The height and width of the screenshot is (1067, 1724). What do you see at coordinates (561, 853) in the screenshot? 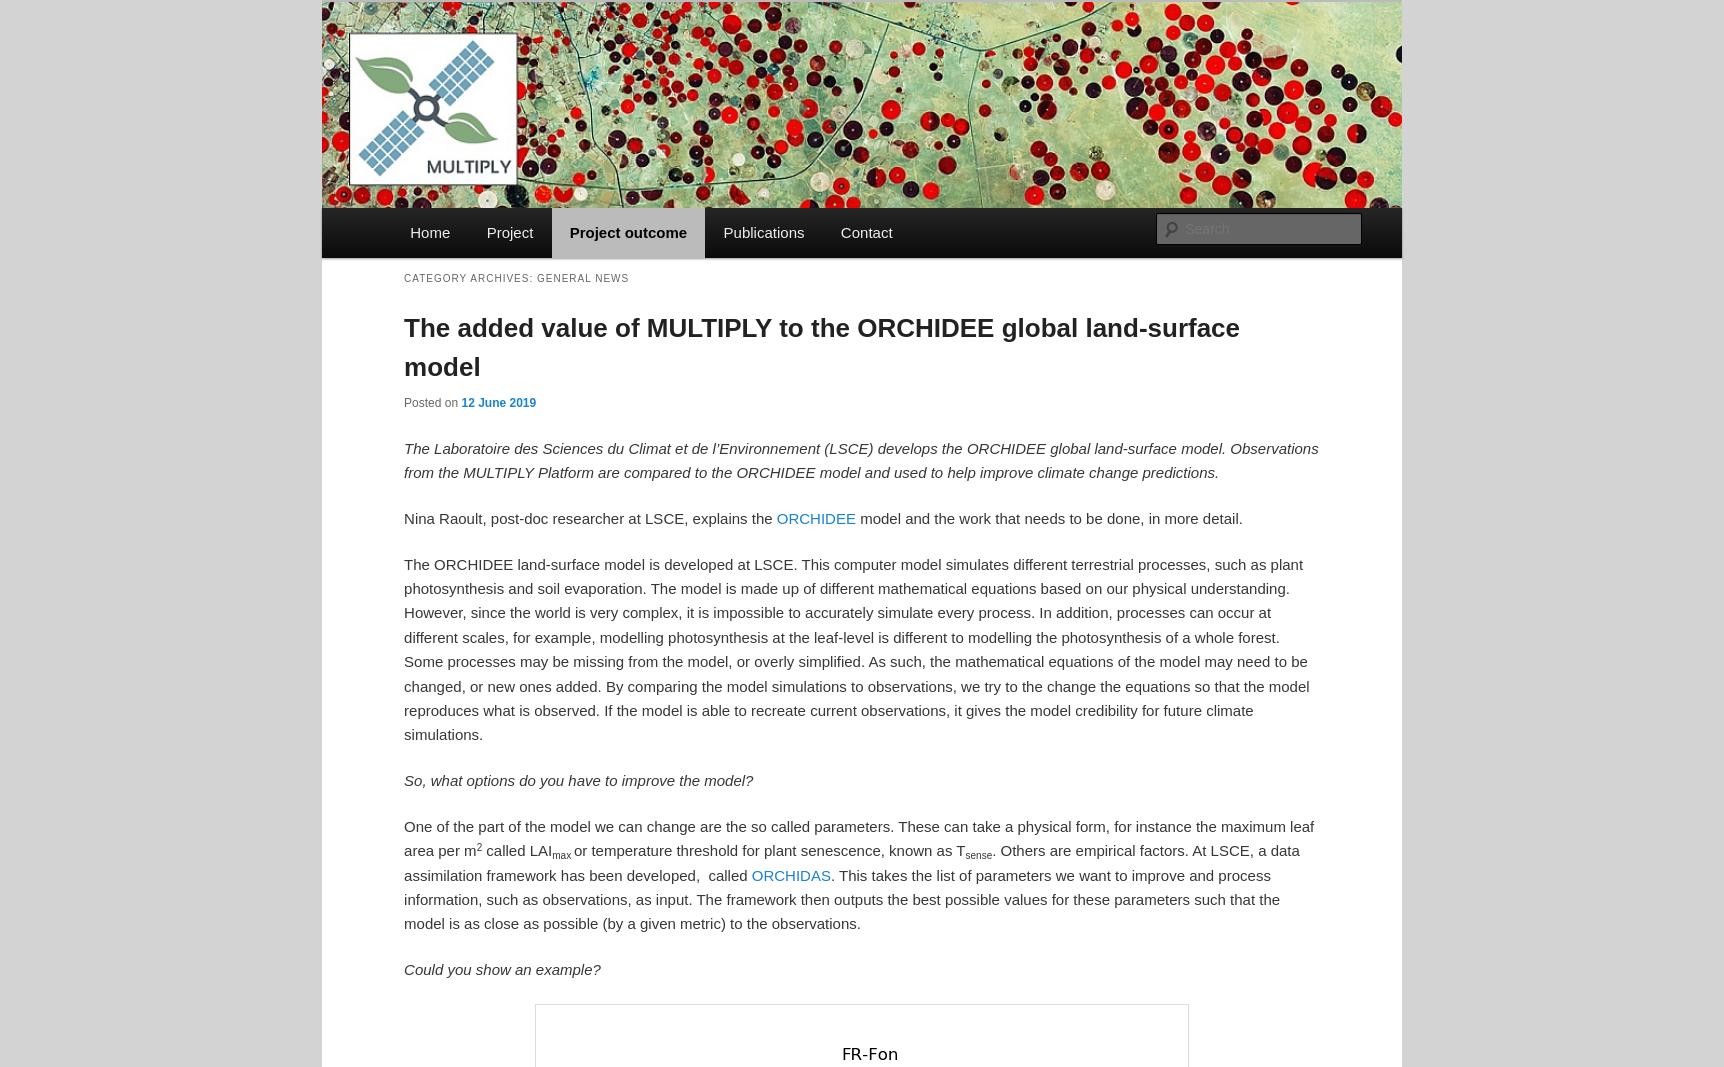
I see `'max'` at bounding box center [561, 853].